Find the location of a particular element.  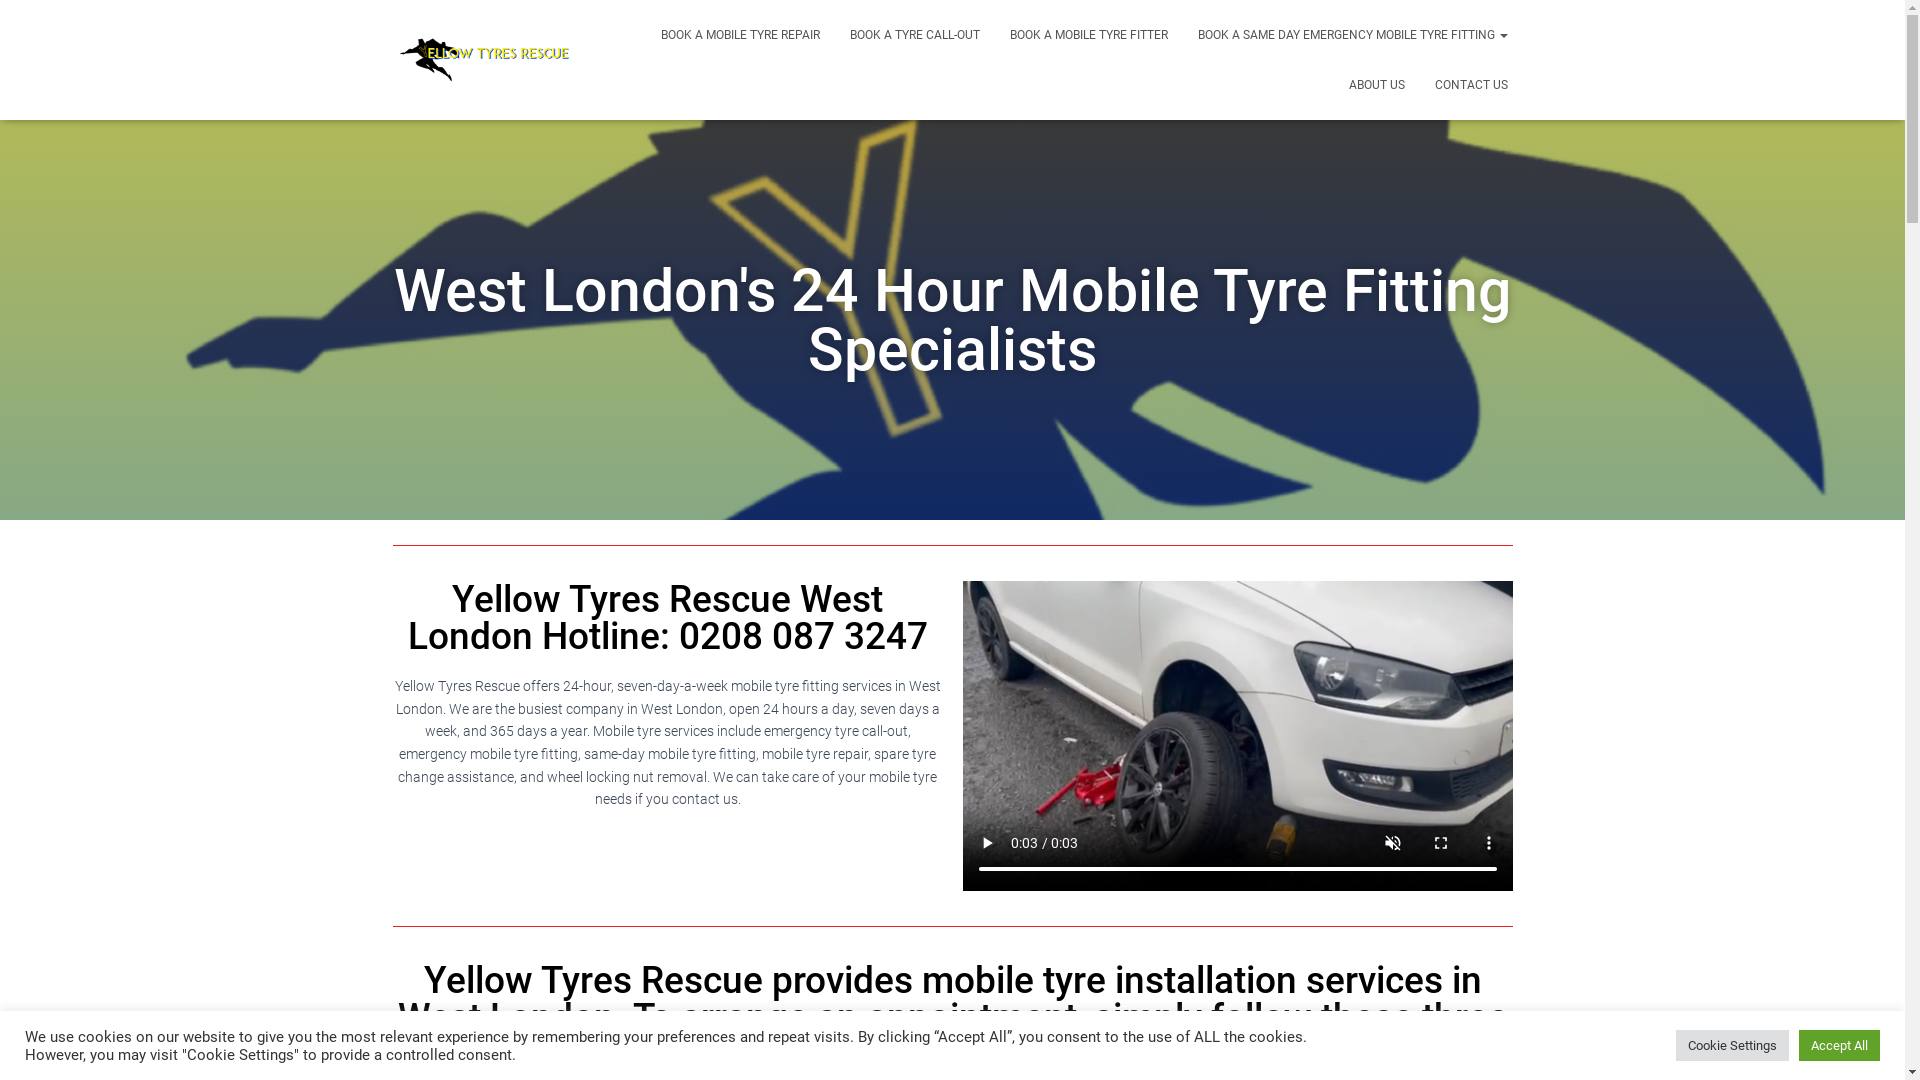

'BOOK A MOBILE TYRE FITTER' is located at coordinates (1087, 34).